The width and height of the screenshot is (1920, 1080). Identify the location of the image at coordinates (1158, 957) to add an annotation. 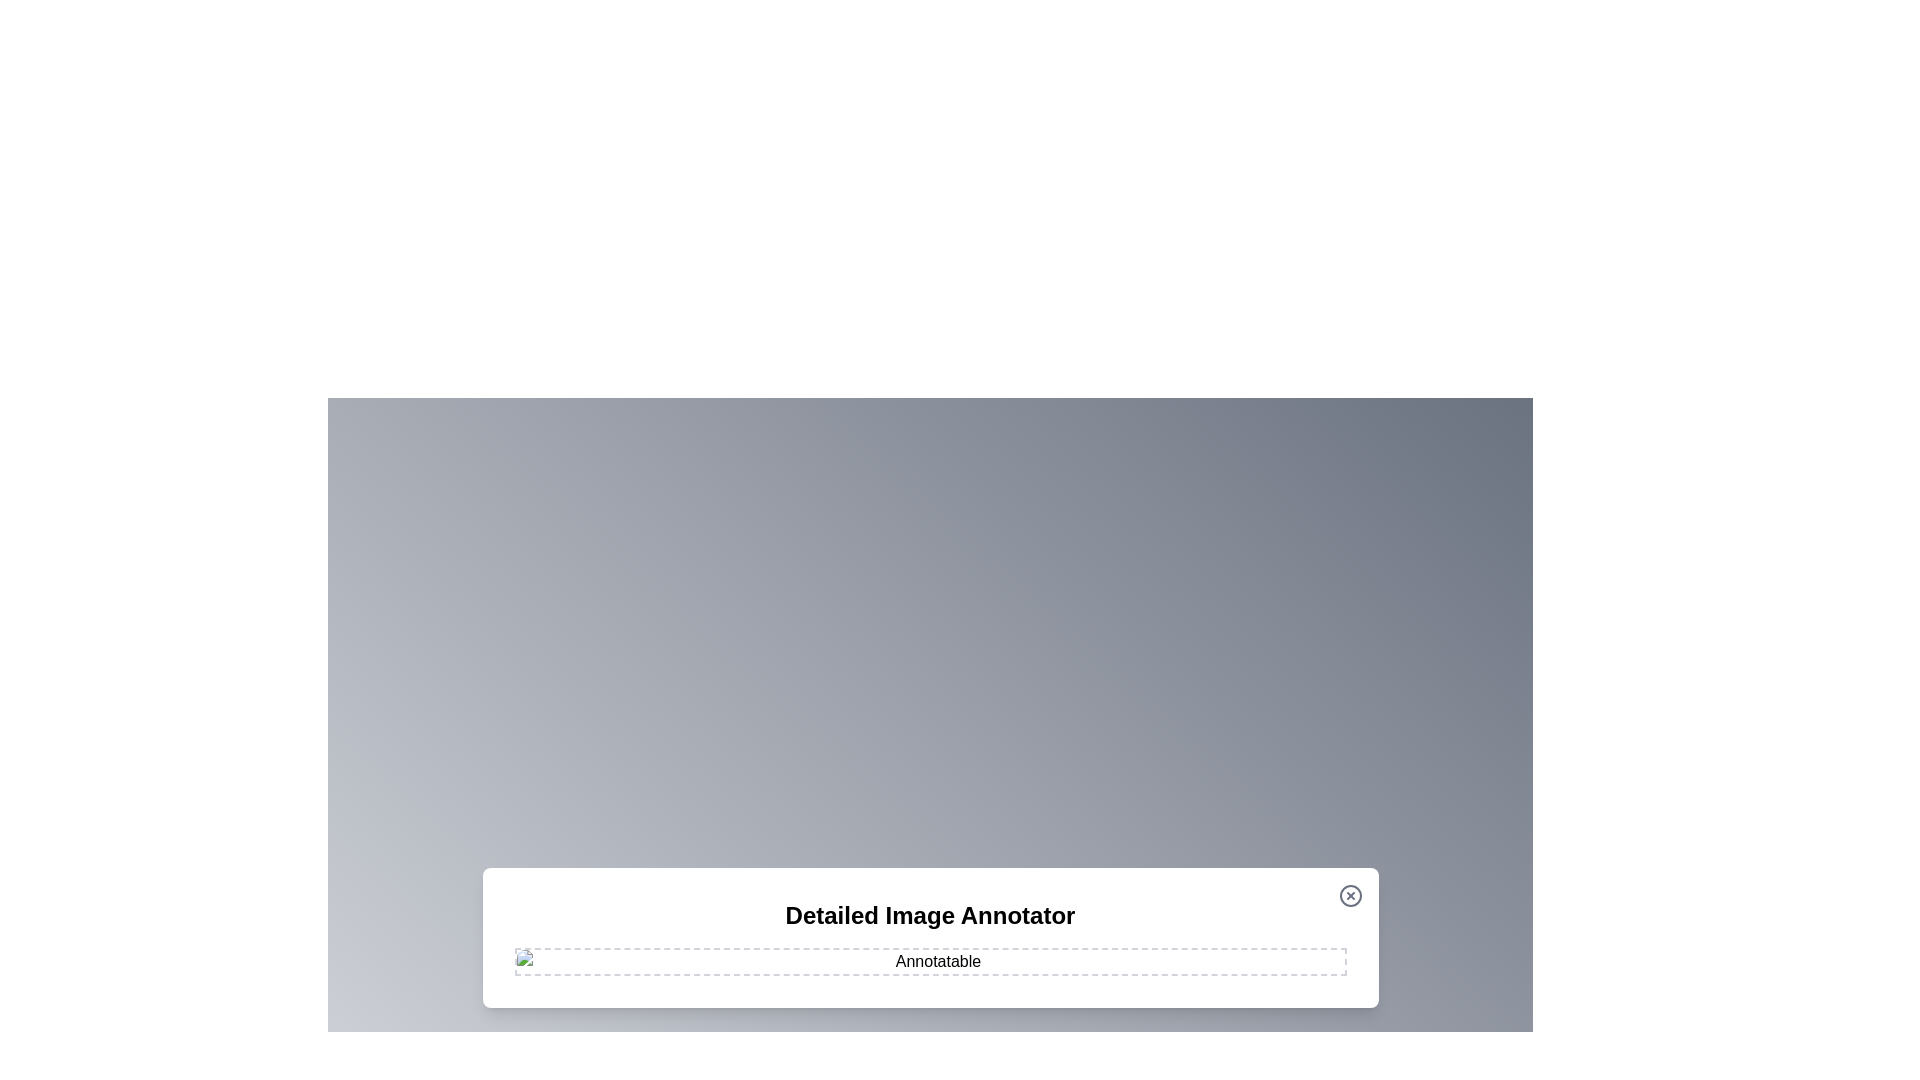
(1157, 955).